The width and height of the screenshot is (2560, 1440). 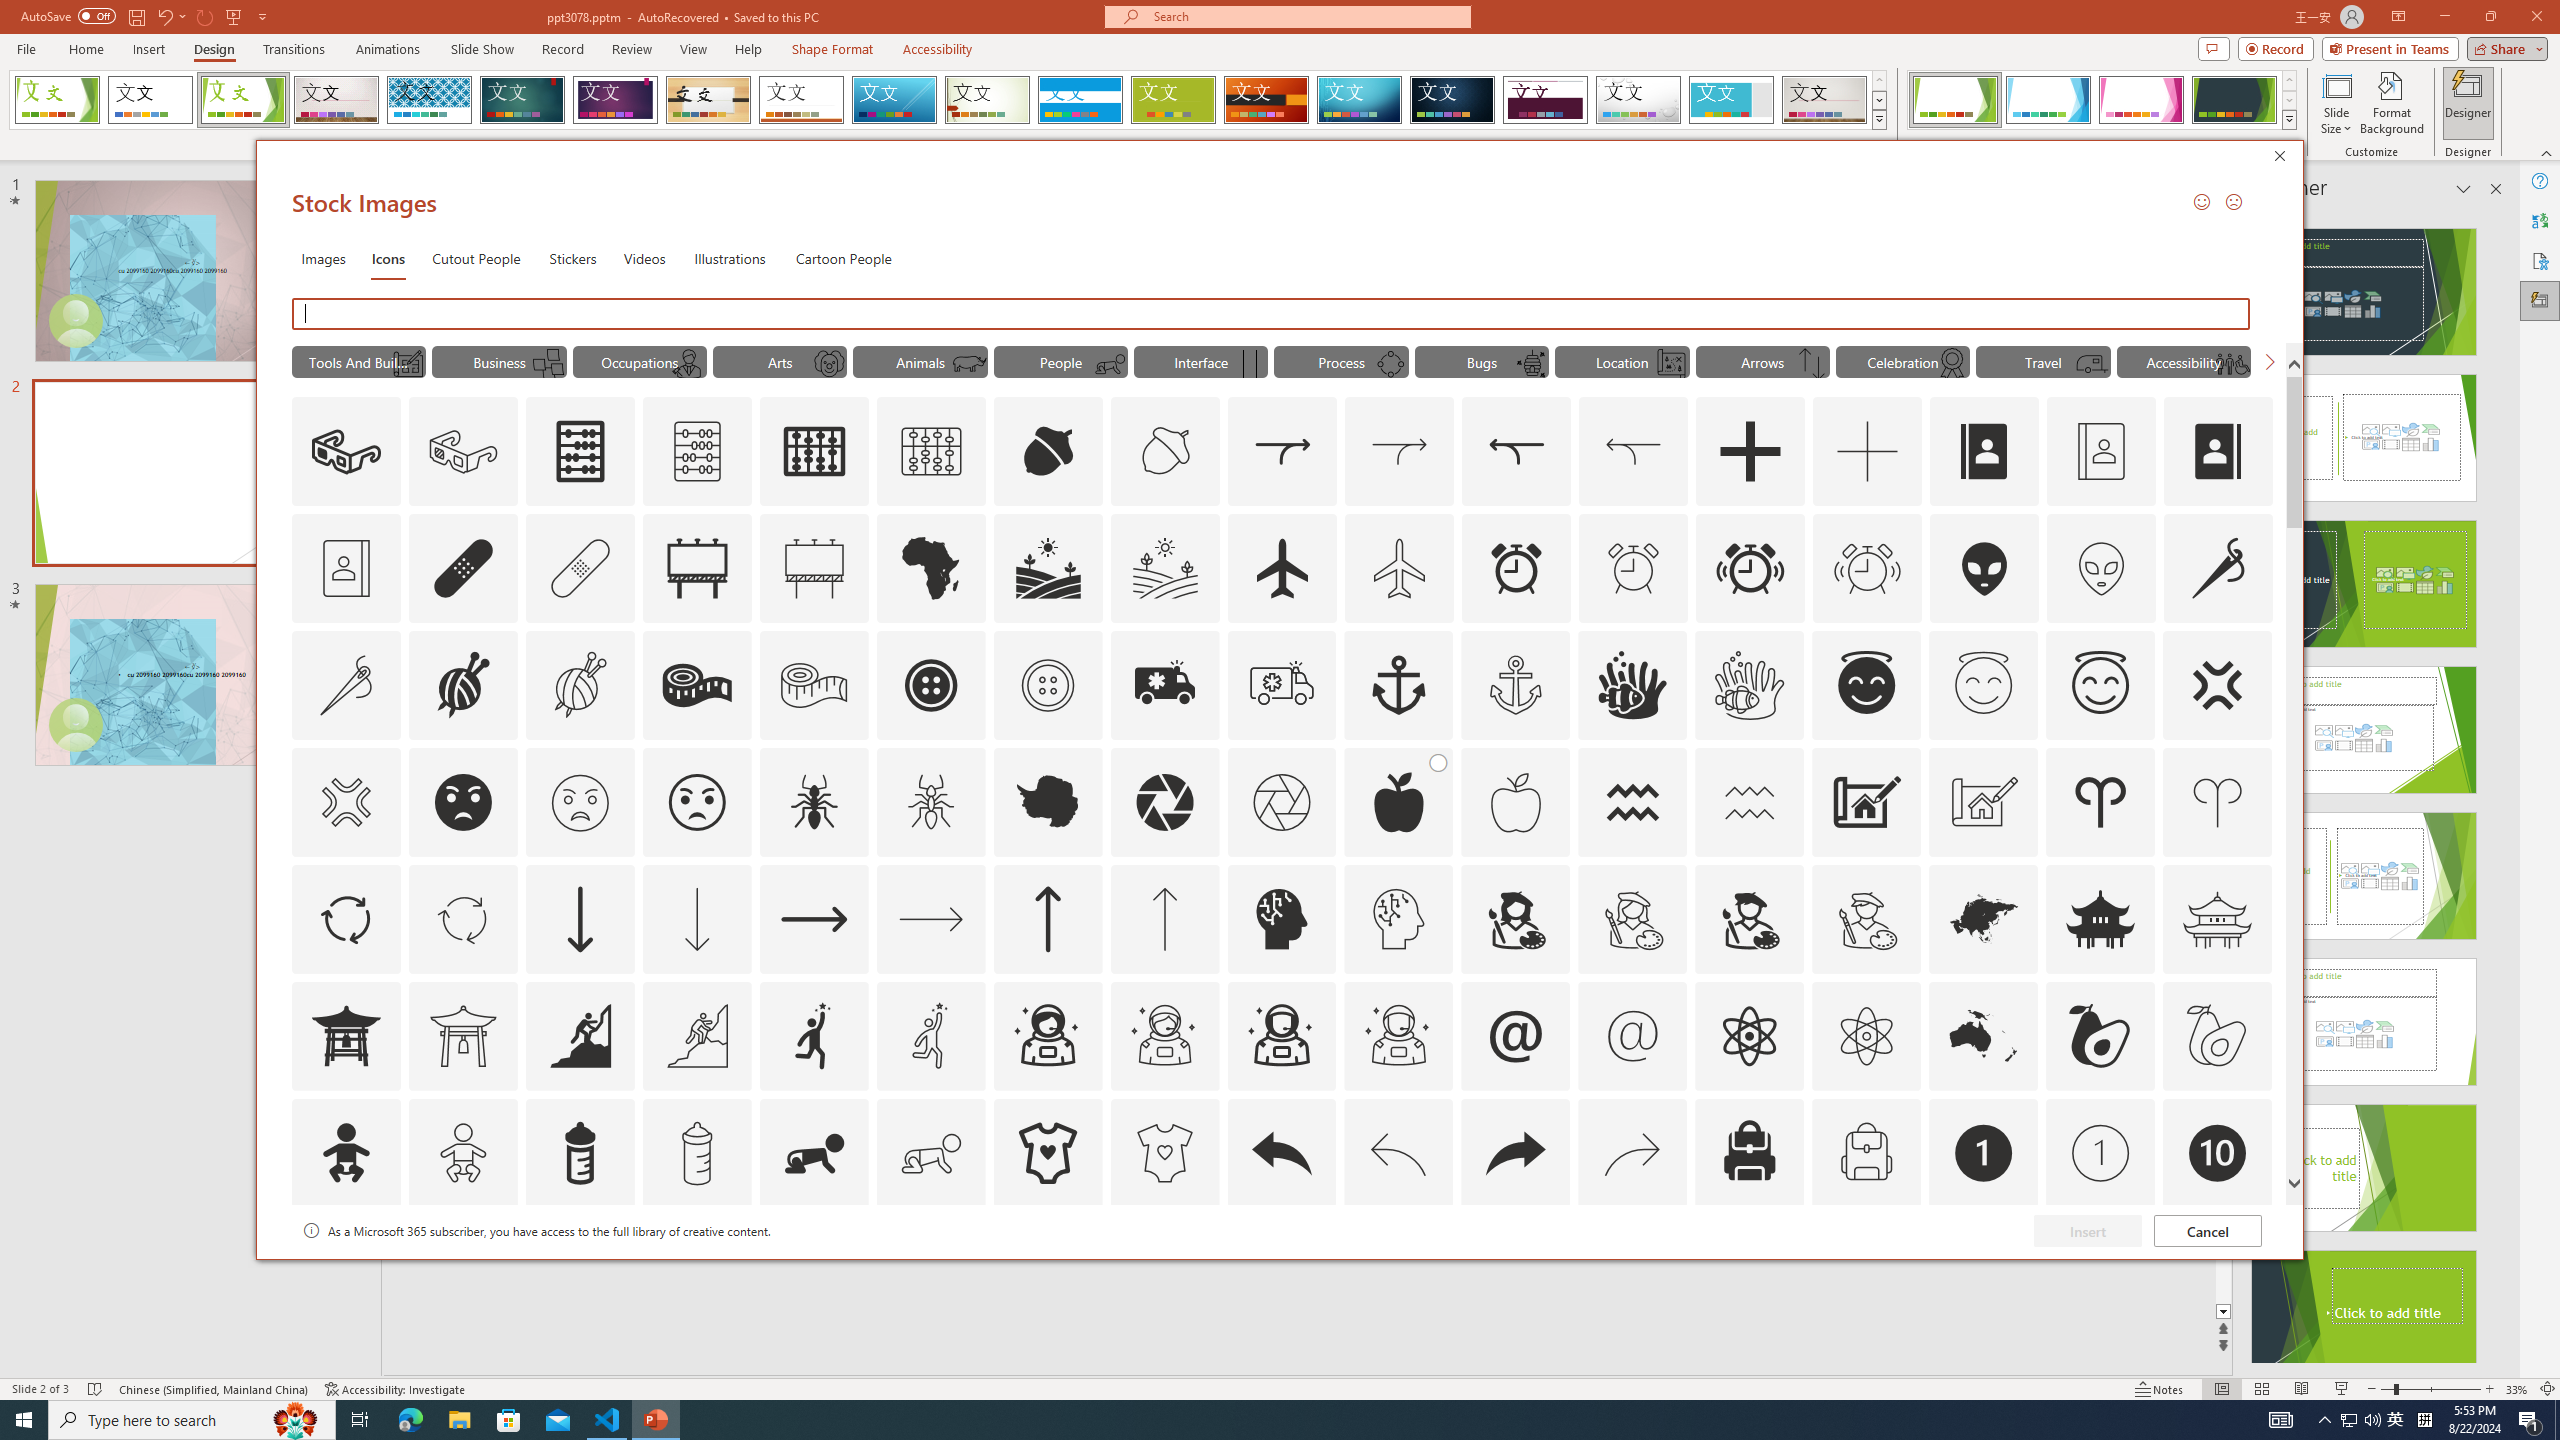 I want to click on '"Occupations" Icons.', so click(x=640, y=360).